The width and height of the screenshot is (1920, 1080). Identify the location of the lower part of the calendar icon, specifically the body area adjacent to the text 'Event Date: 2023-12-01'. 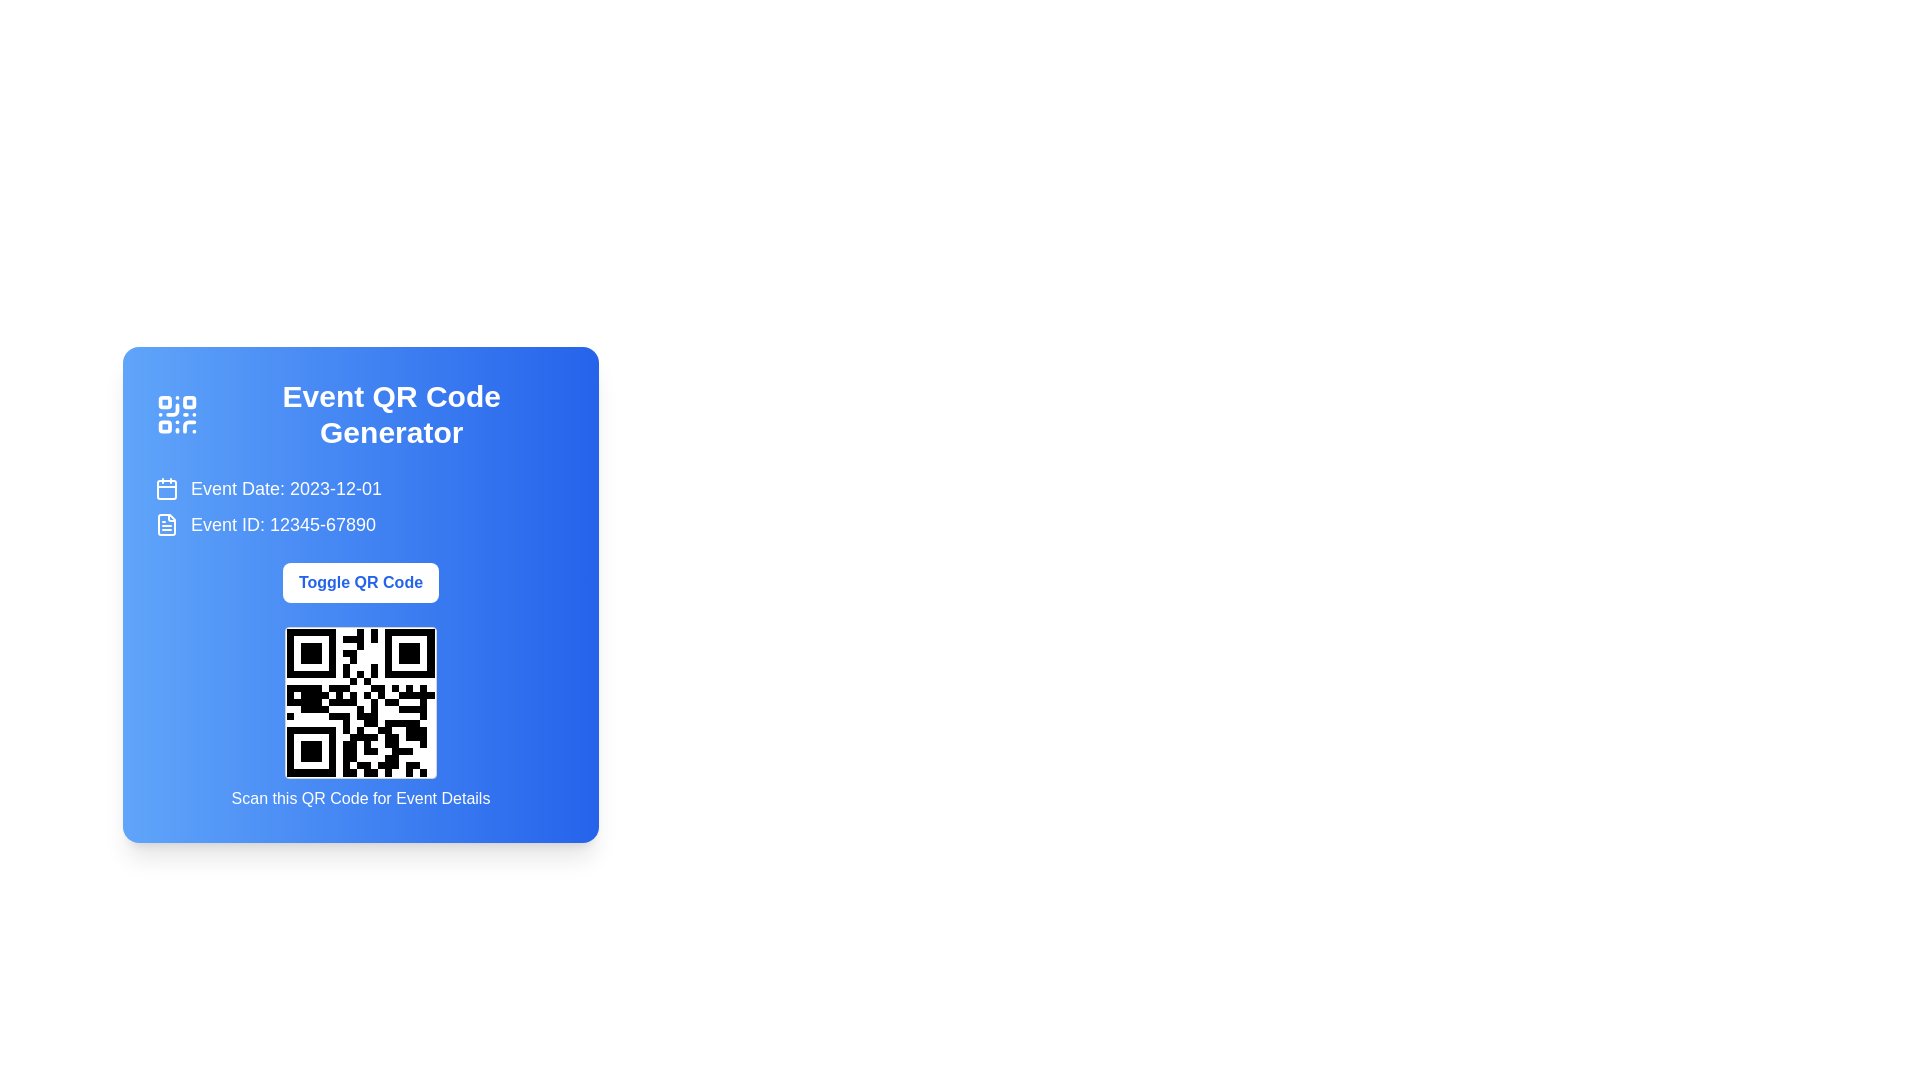
(167, 489).